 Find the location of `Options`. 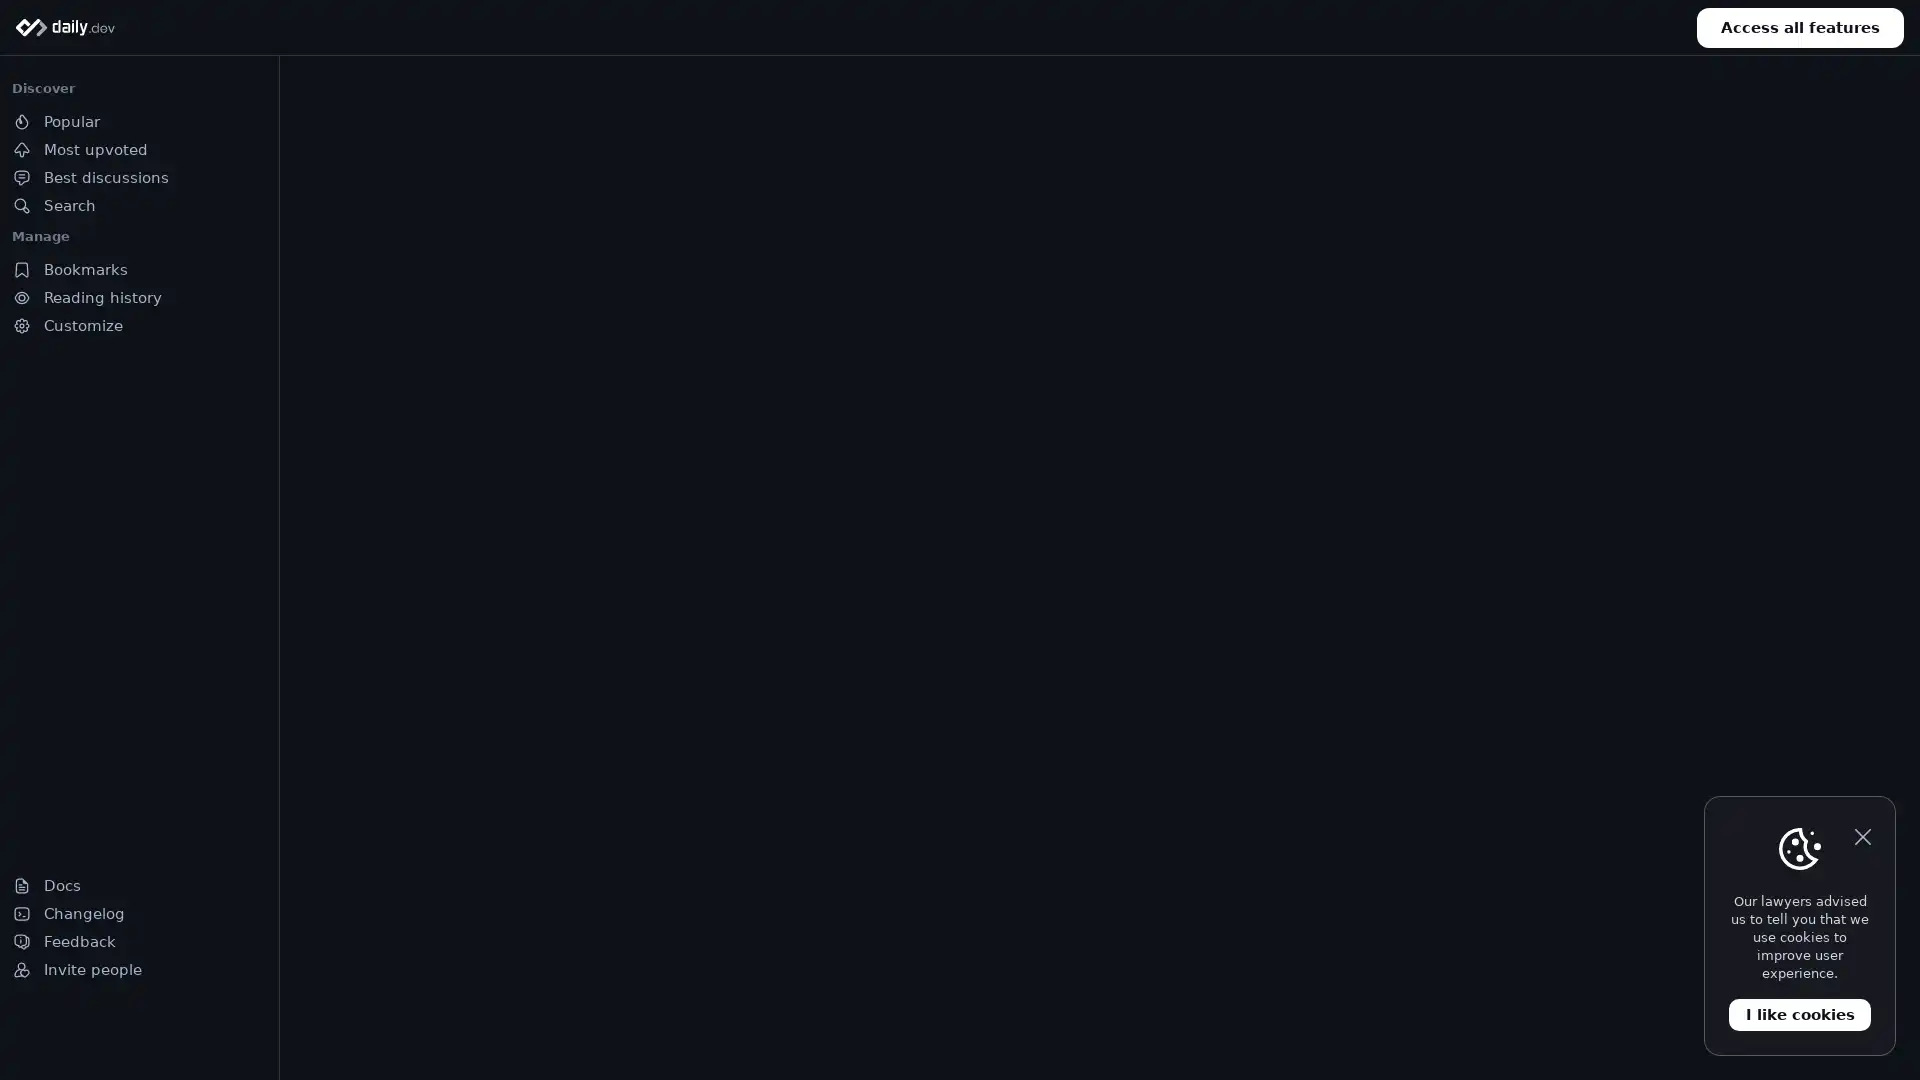

Options is located at coordinates (1400, 230).